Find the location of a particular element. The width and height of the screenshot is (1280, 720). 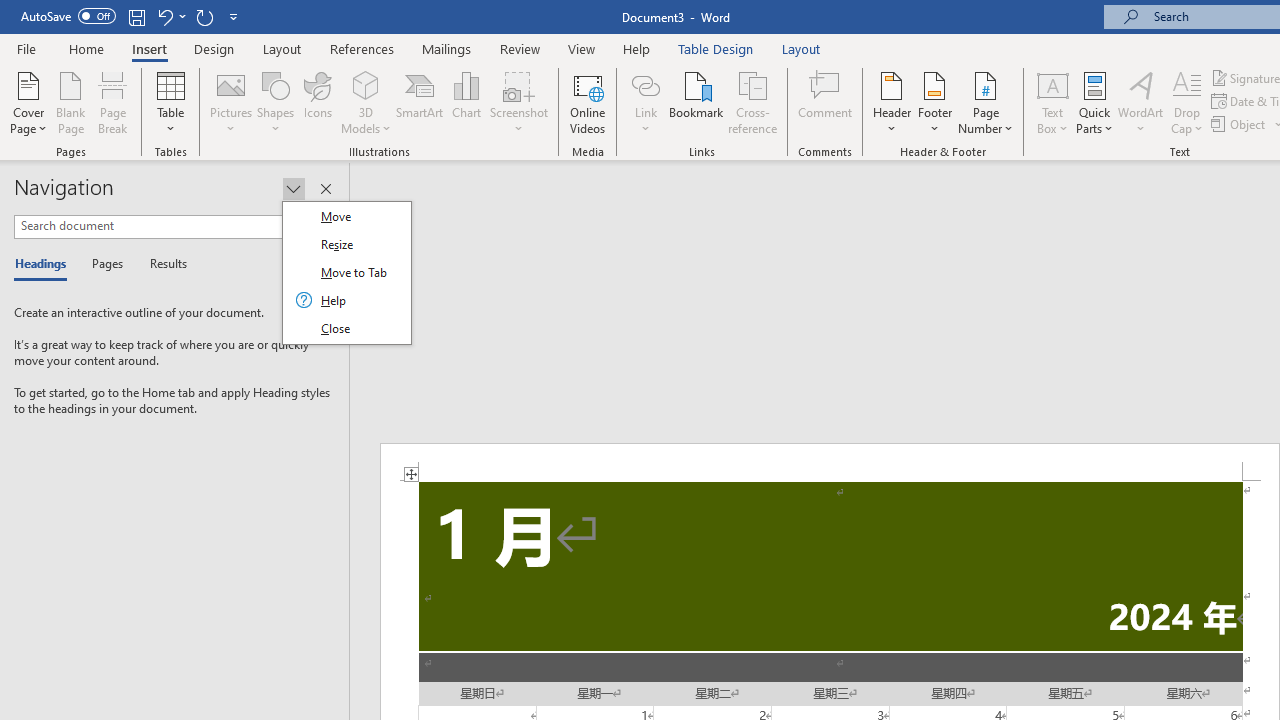

'Link' is located at coordinates (645, 103).